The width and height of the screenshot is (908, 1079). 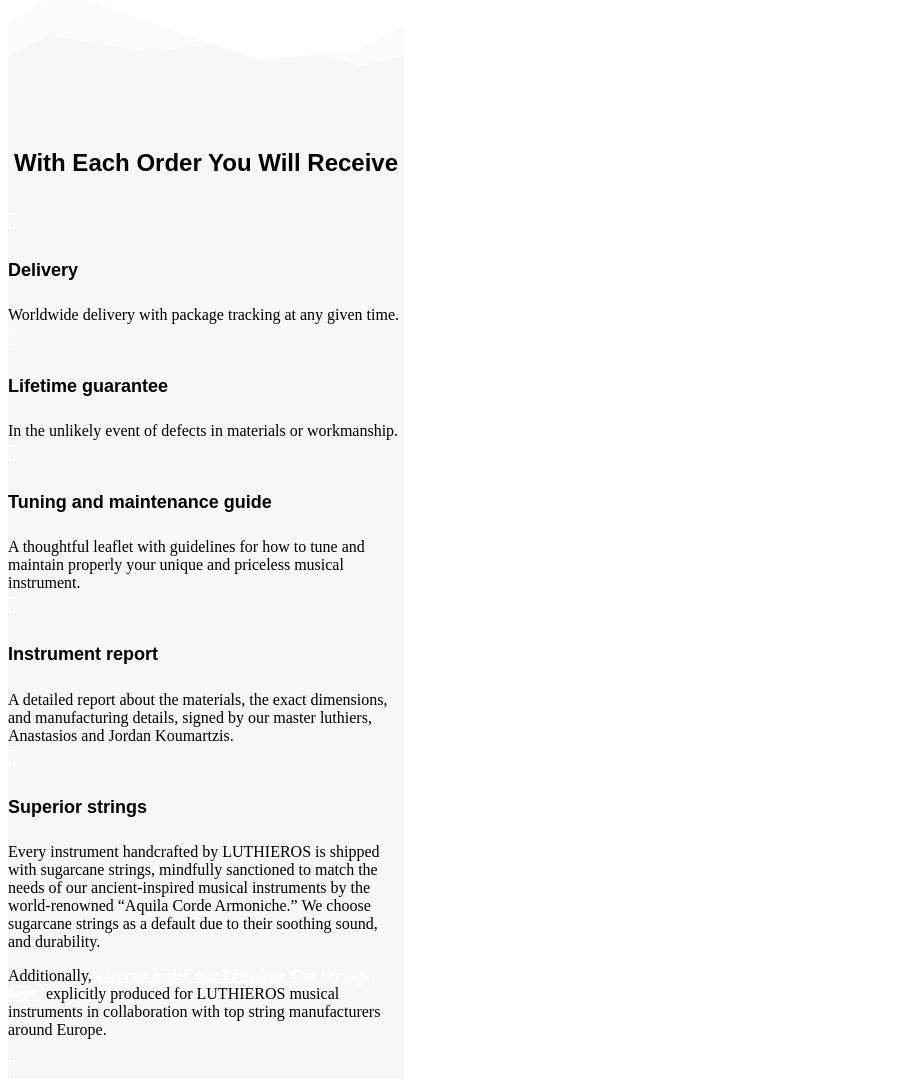 I want to click on 'Delivery', so click(x=6, y=268).